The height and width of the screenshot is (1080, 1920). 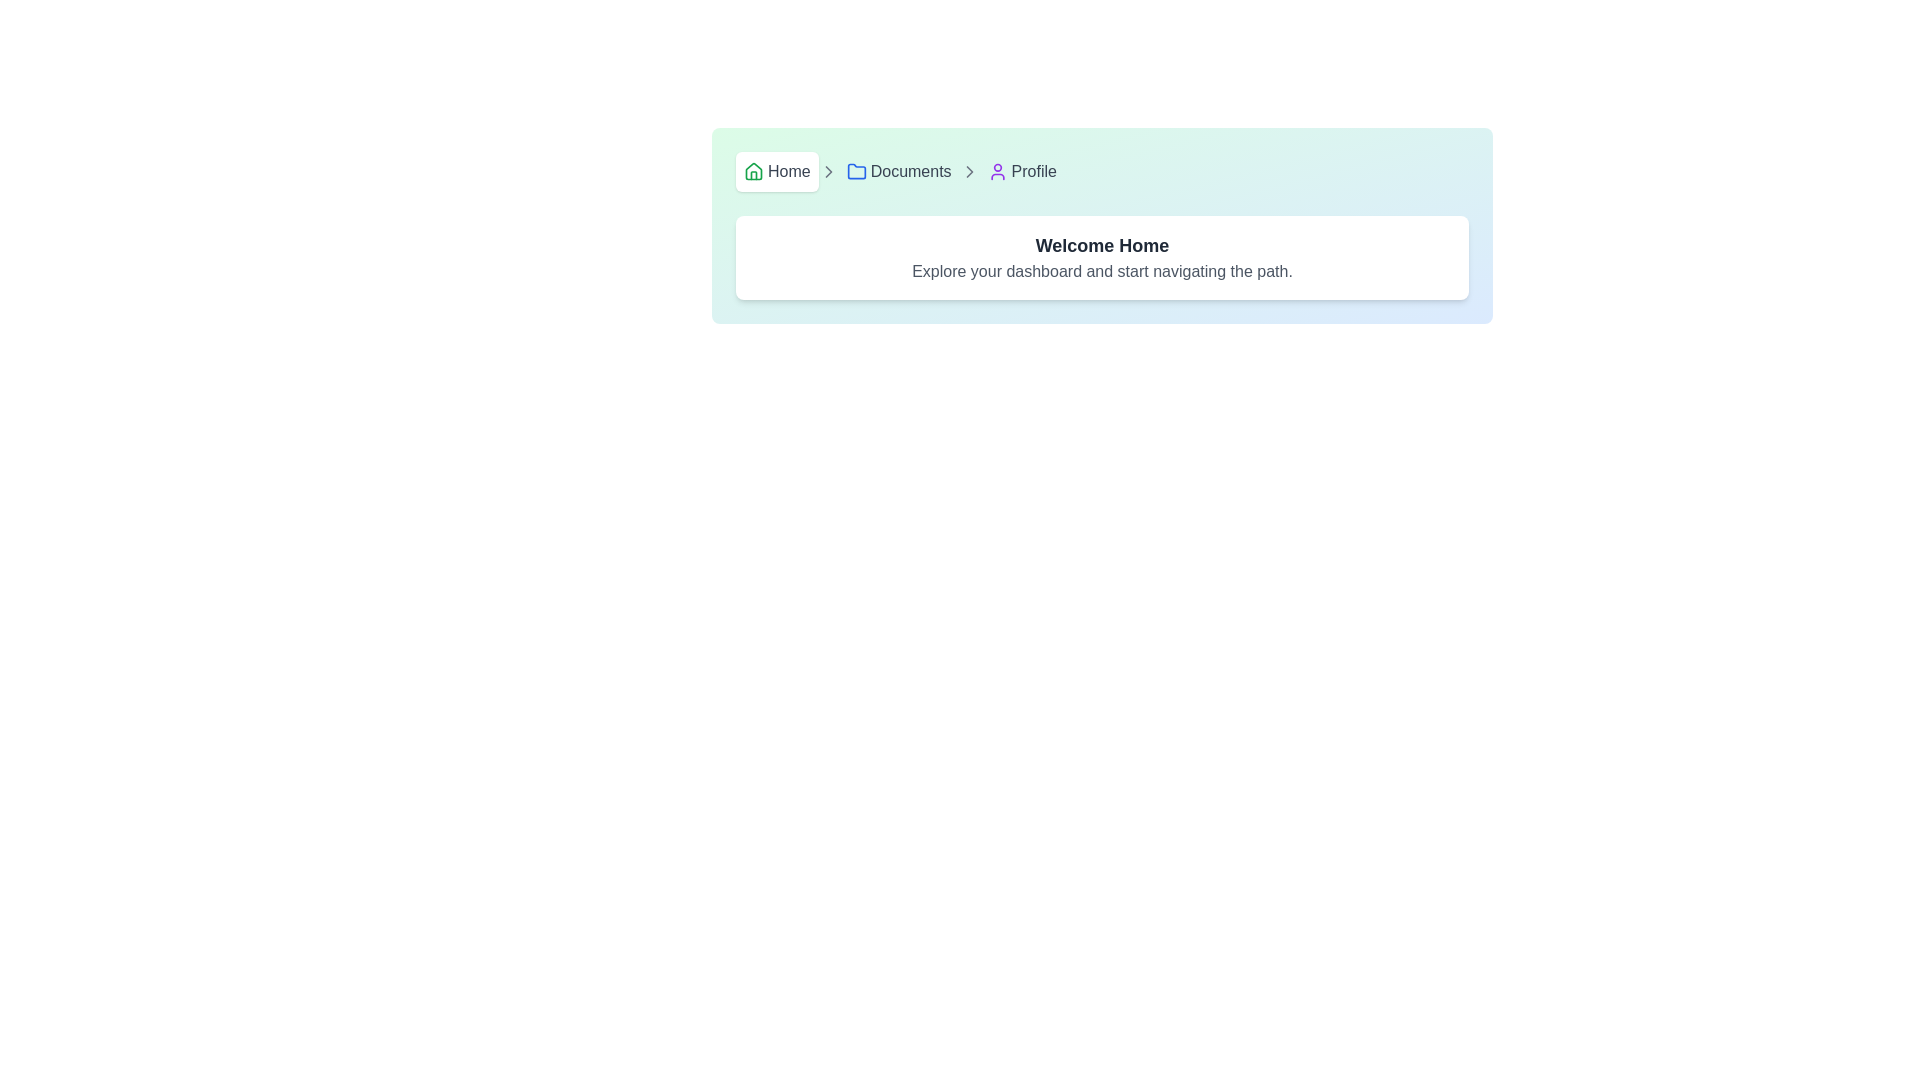 What do you see at coordinates (969, 171) in the screenshot?
I see `the right-facing chevron arrow icon in the breadcrumb navigation bar, located between 'Documents' and 'Profile'` at bounding box center [969, 171].